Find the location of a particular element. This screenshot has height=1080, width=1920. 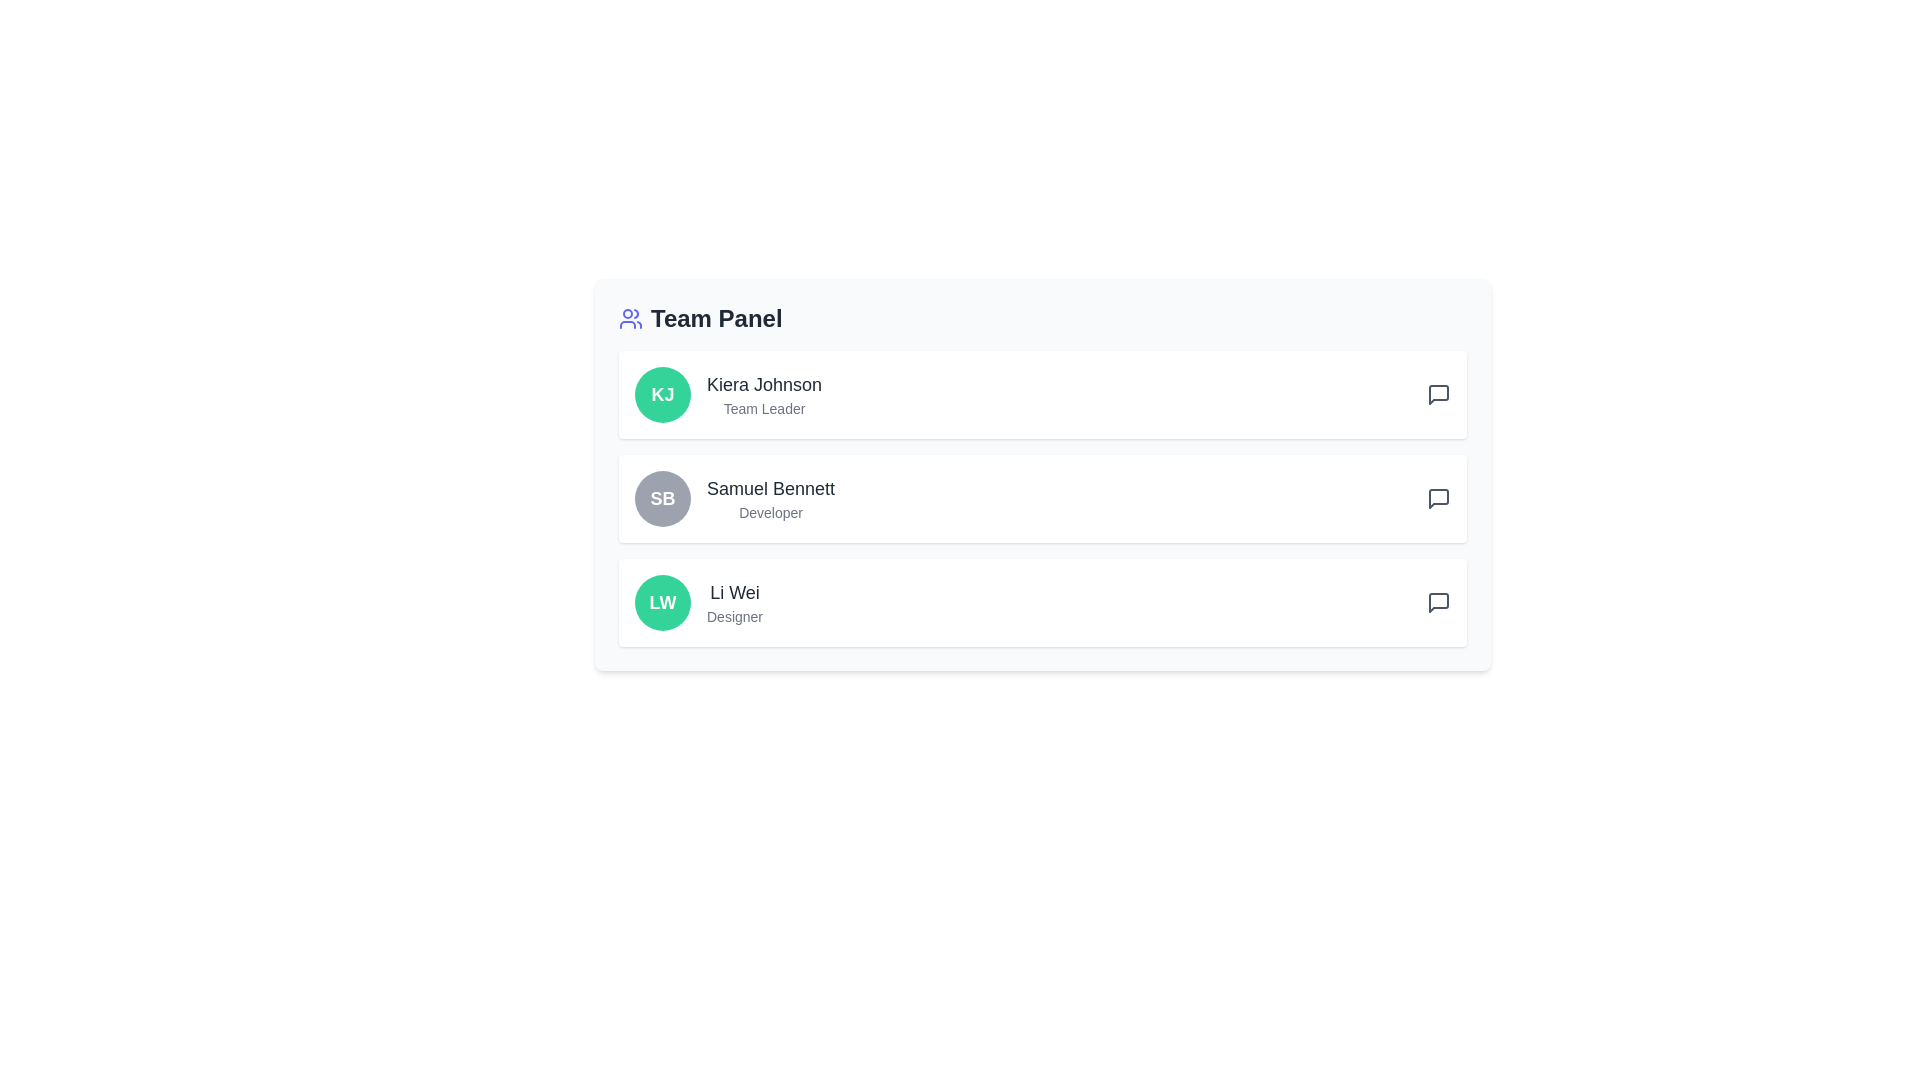

the circular Avatar placeholder with gray background and initials 'SB' located to the left of 'Samuel Bennett' and 'Developer' is located at coordinates (662, 497).